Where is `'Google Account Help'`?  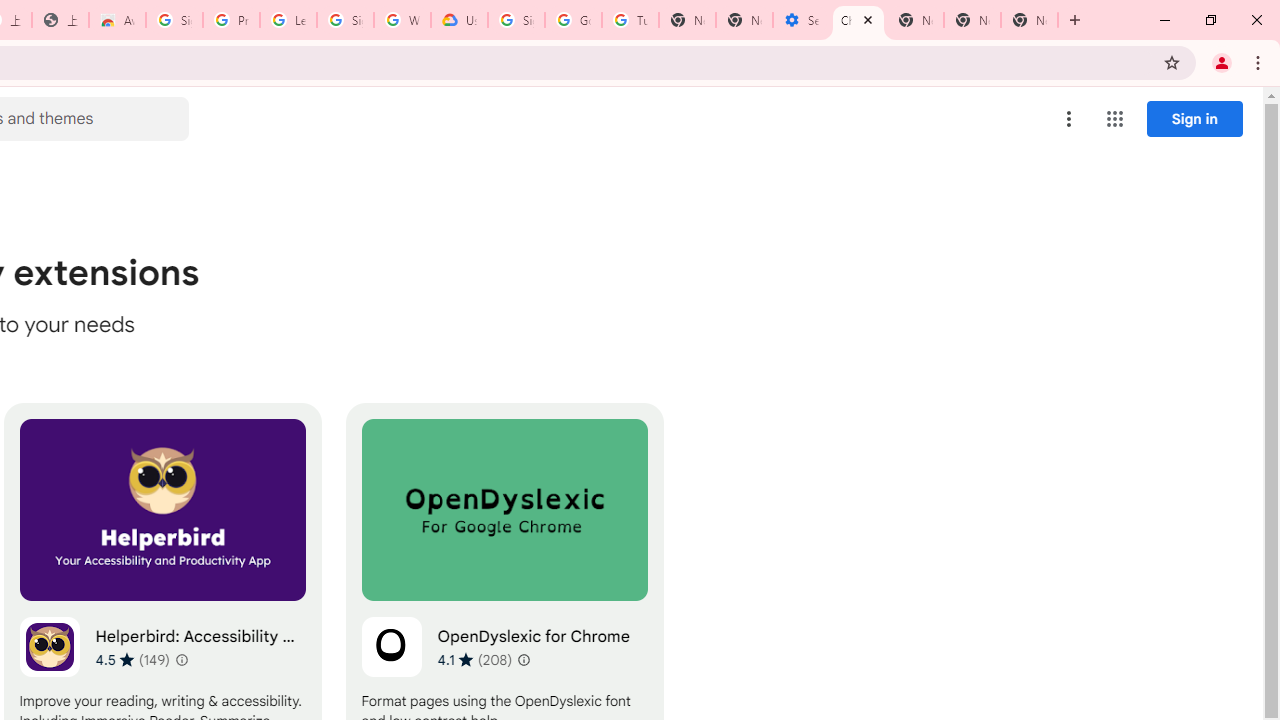 'Google Account Help' is located at coordinates (572, 20).